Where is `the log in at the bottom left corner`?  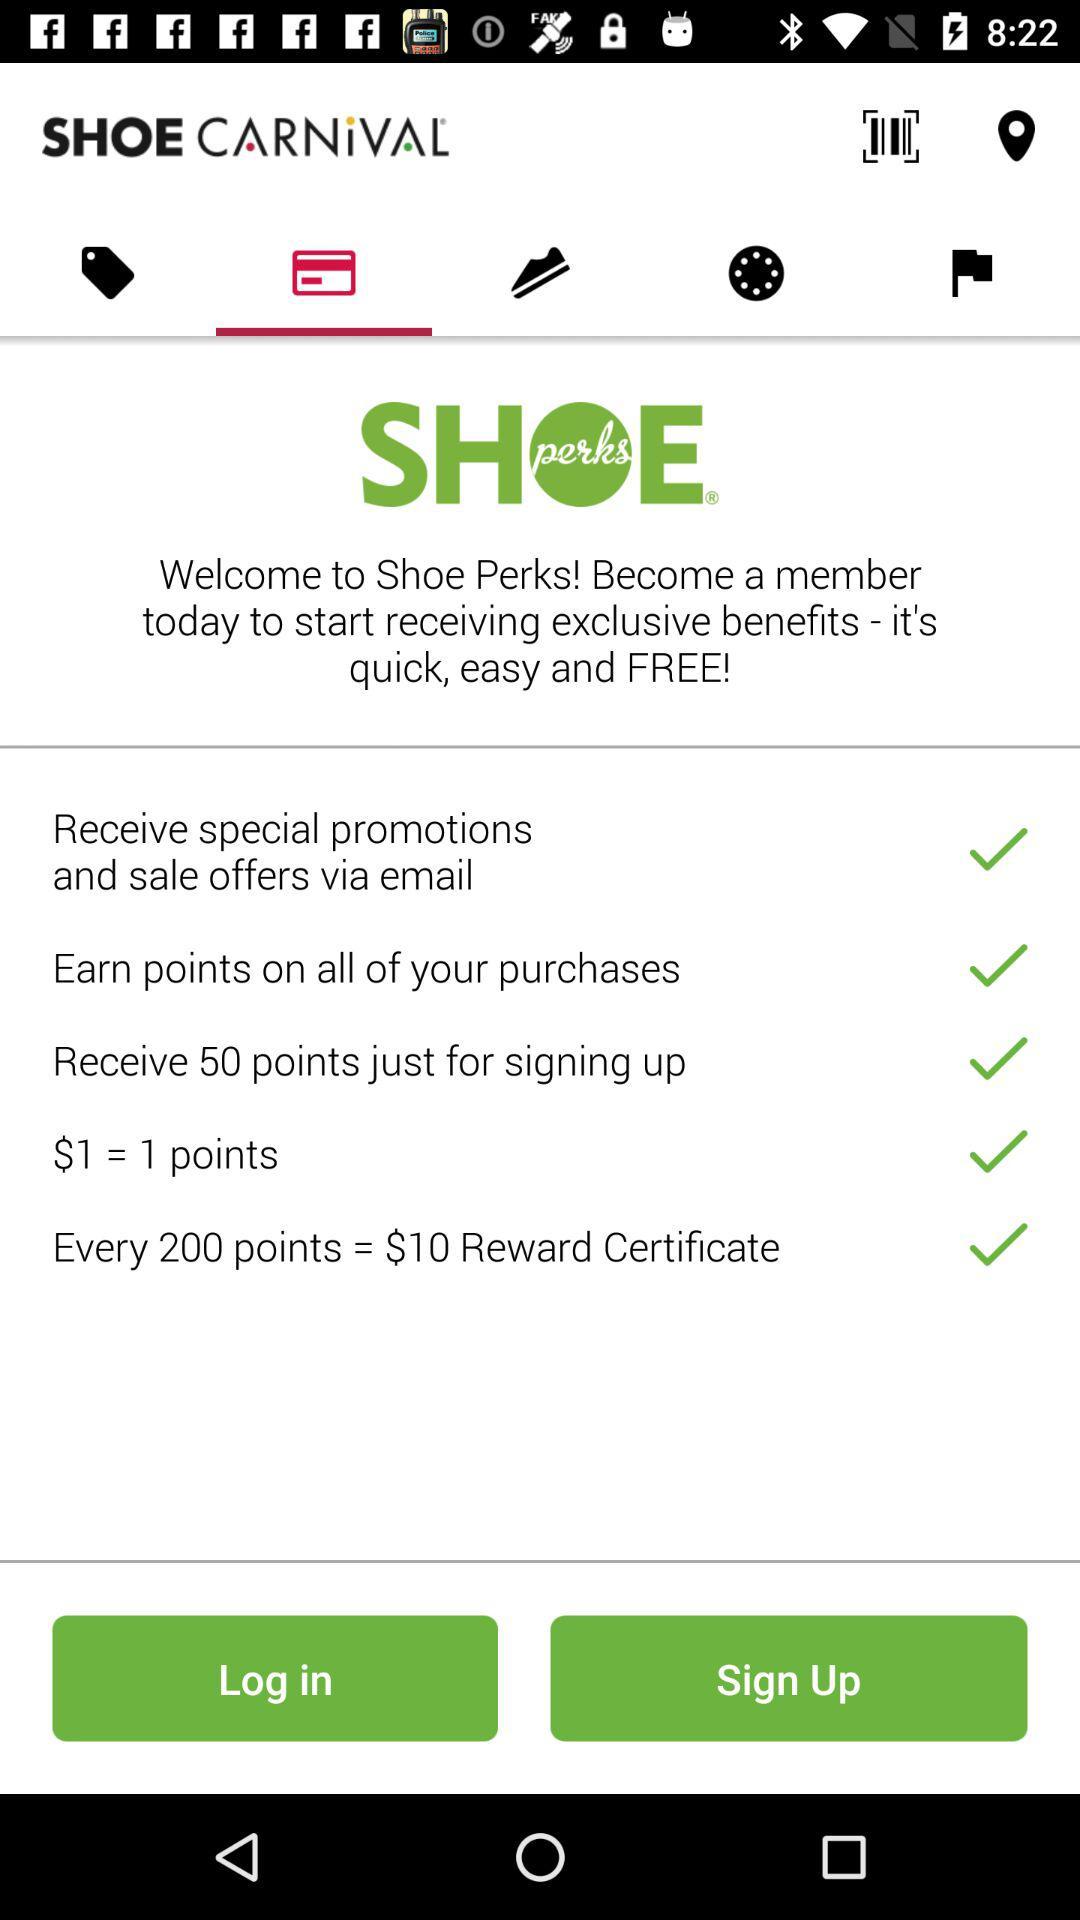
the log in at the bottom left corner is located at coordinates (275, 1678).